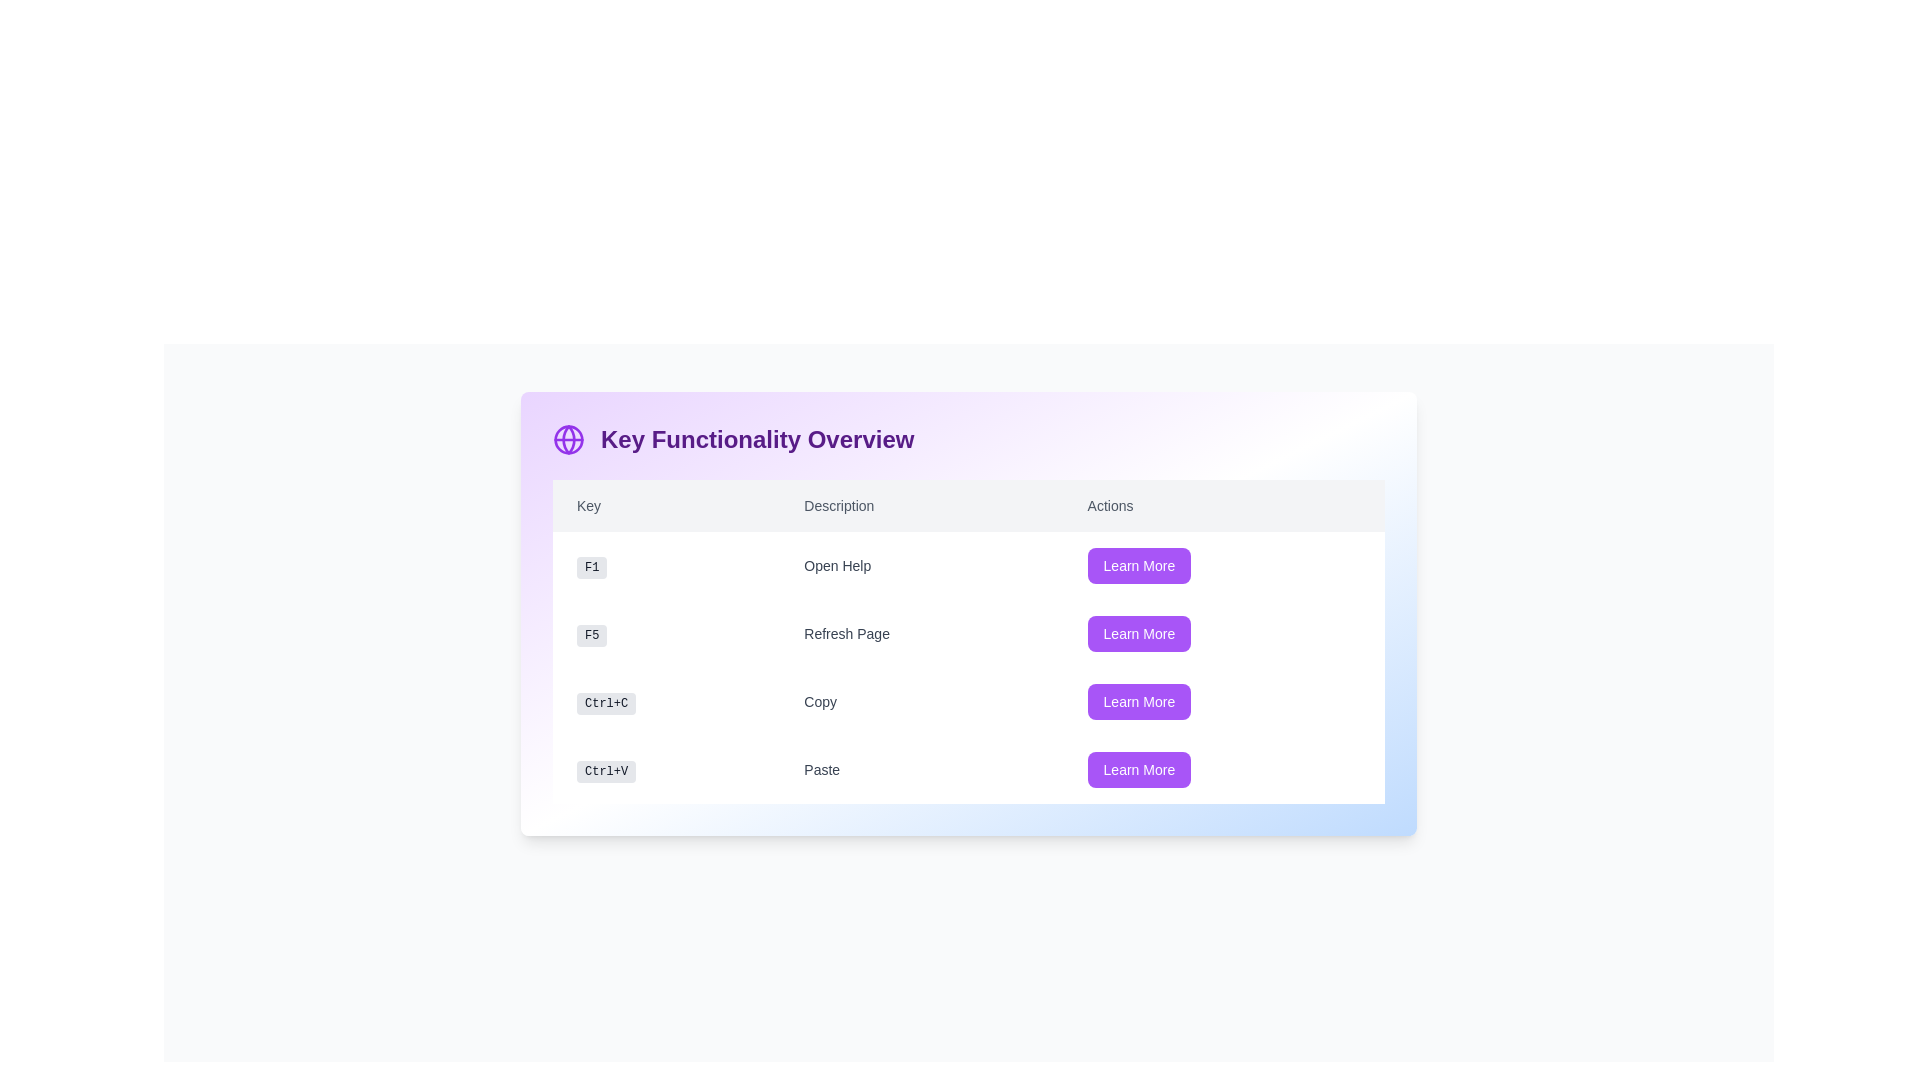 This screenshot has width=1920, height=1080. Describe the element at coordinates (1139, 633) in the screenshot. I see `the button in the 'Actions' column of the 'Key Functionality Overview' section, located in the second row adjacent to 'Refresh Page'` at that location.